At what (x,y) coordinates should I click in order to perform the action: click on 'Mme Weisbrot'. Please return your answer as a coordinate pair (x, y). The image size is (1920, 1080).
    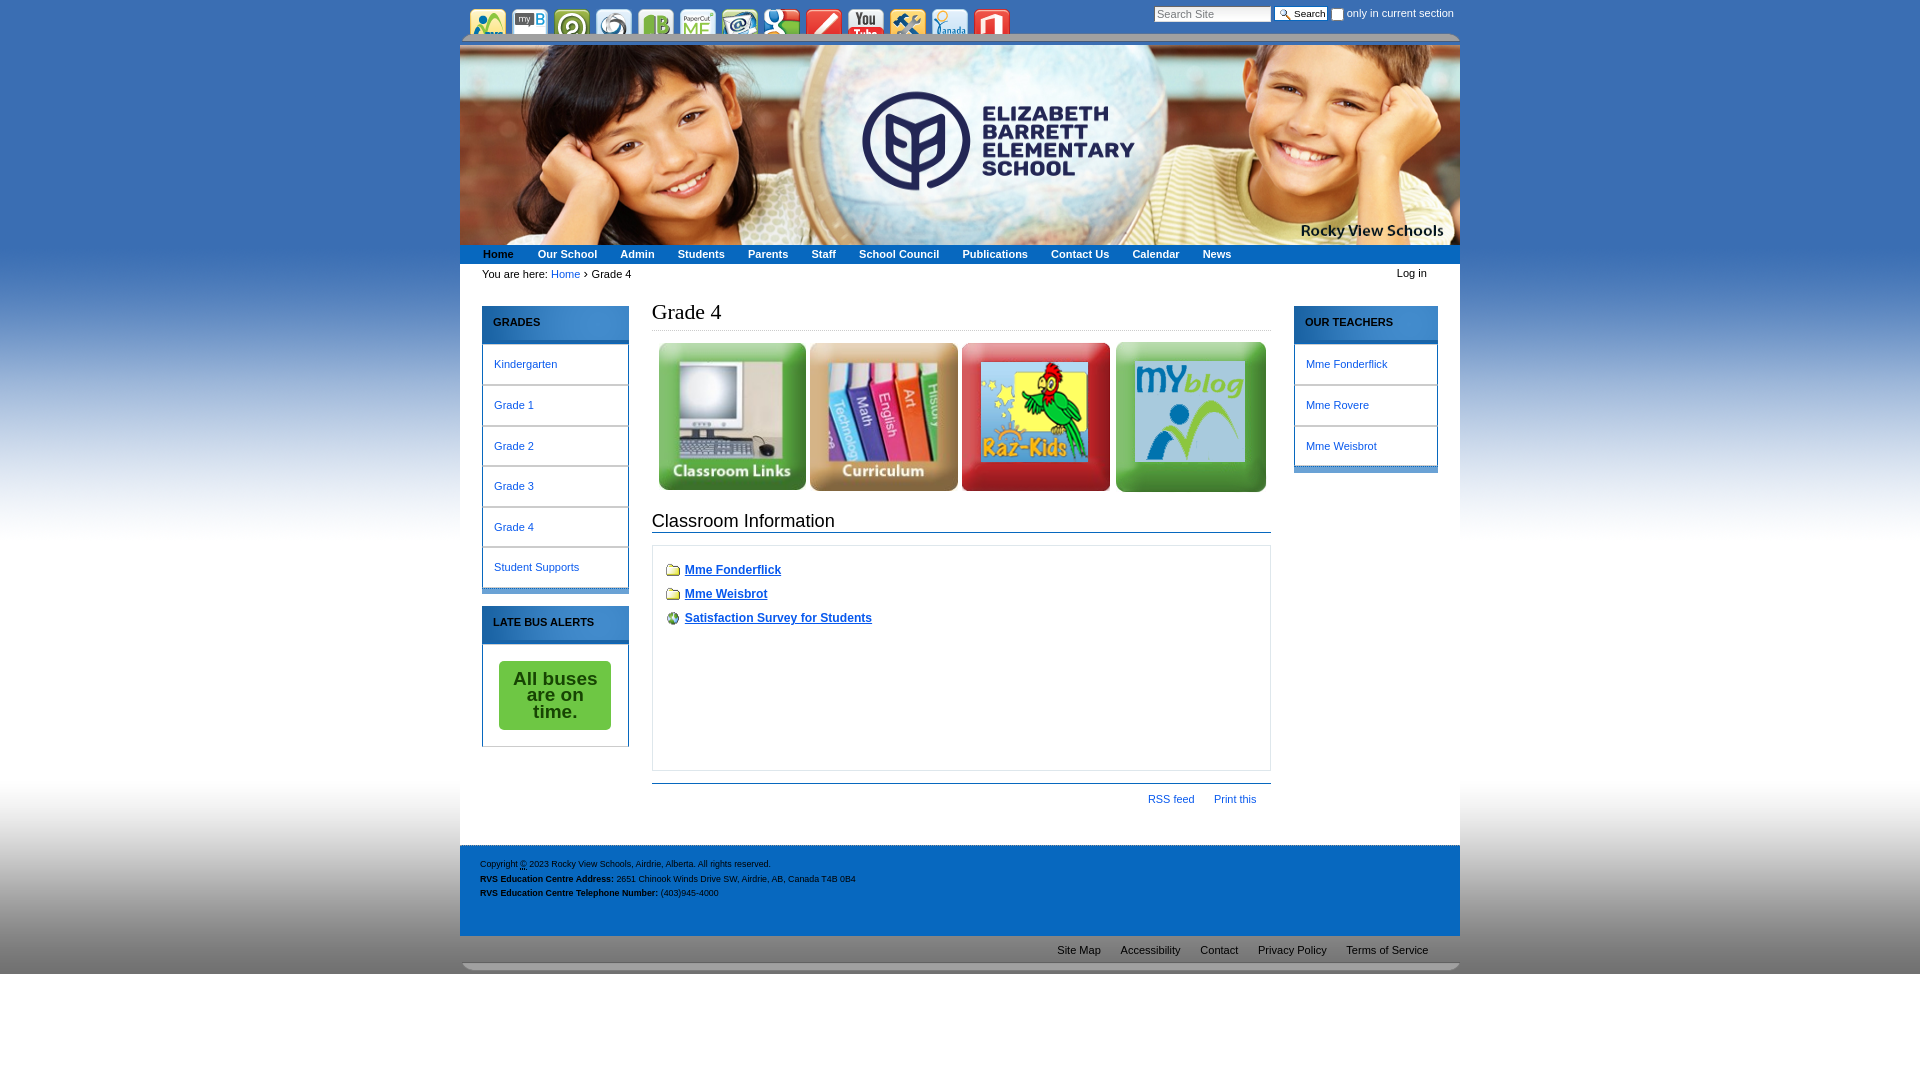
    Looking at the image, I should click on (716, 593).